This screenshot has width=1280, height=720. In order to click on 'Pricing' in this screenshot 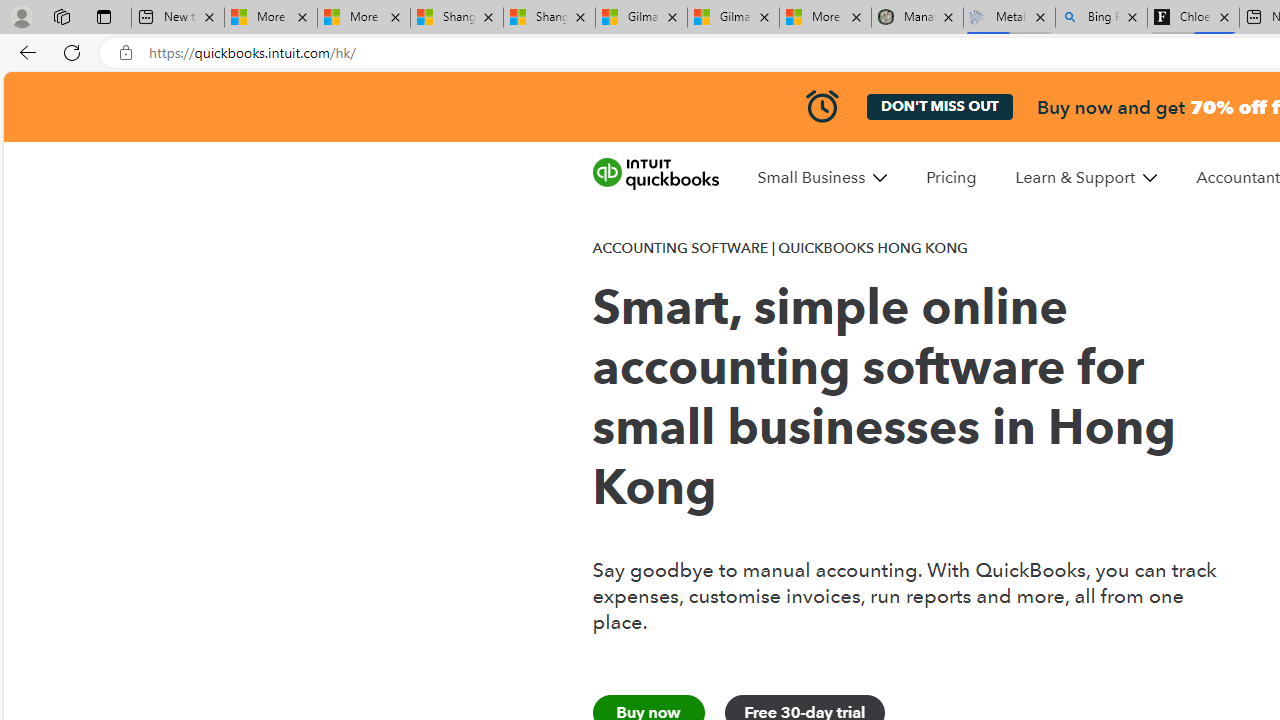, I will do `click(950, 176)`.